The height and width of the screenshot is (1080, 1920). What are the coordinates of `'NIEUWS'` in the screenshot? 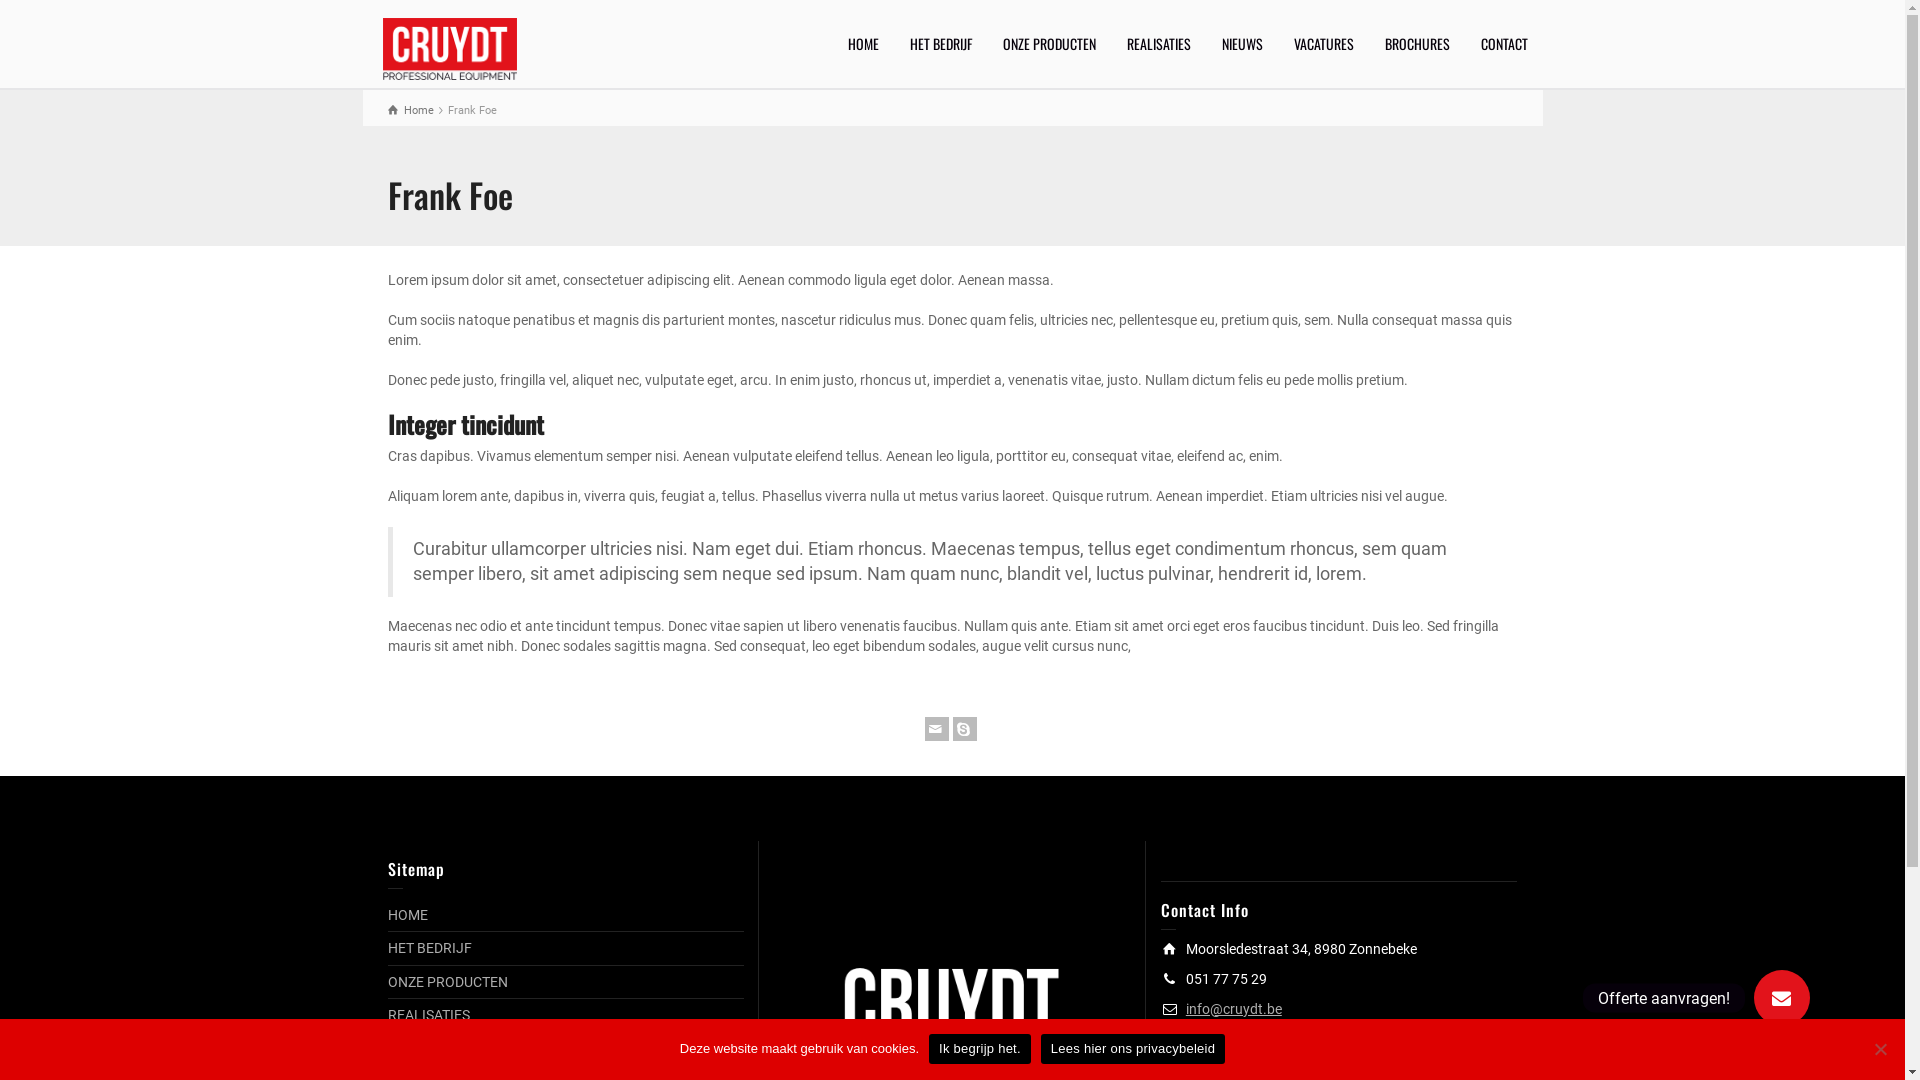 It's located at (1241, 43).